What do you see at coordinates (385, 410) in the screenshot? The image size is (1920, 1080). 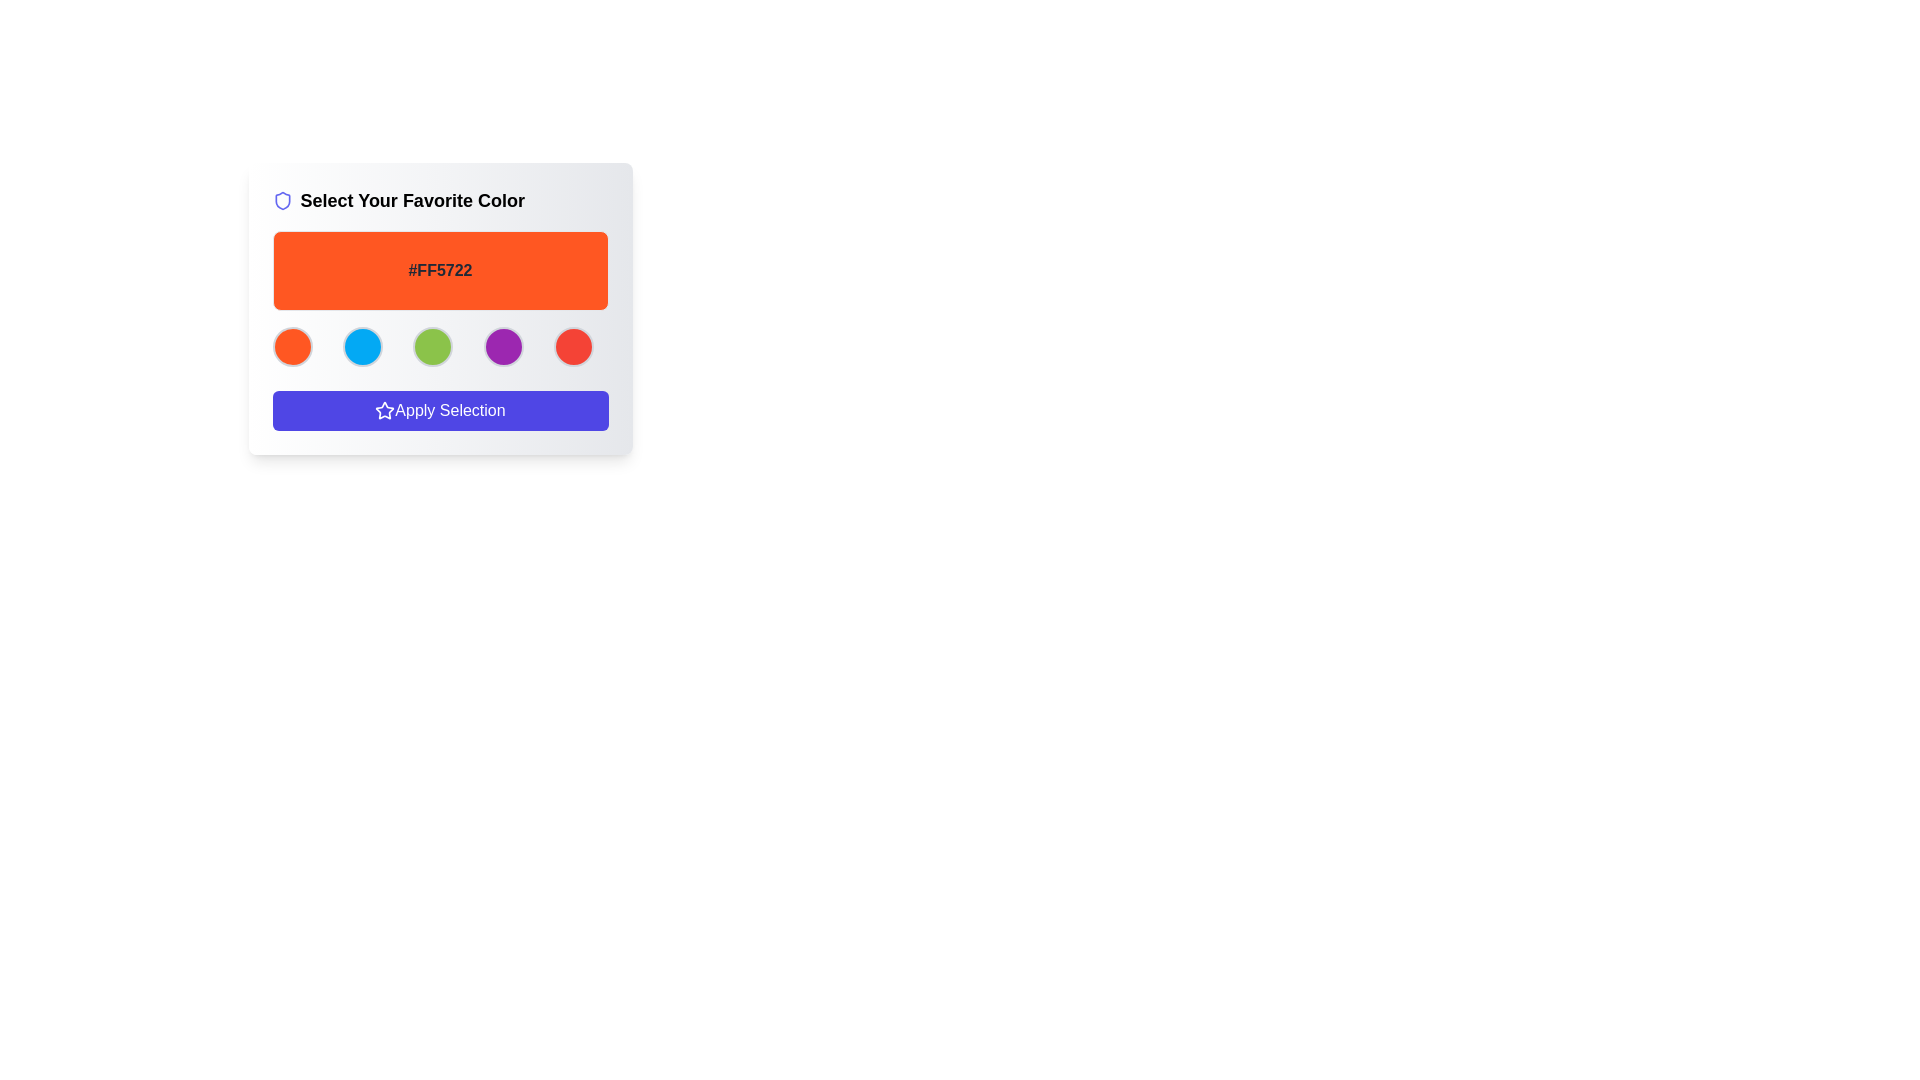 I see `the blue outlined star-shaped icon located at the beginning of the 'Apply Selection' button` at bounding box center [385, 410].